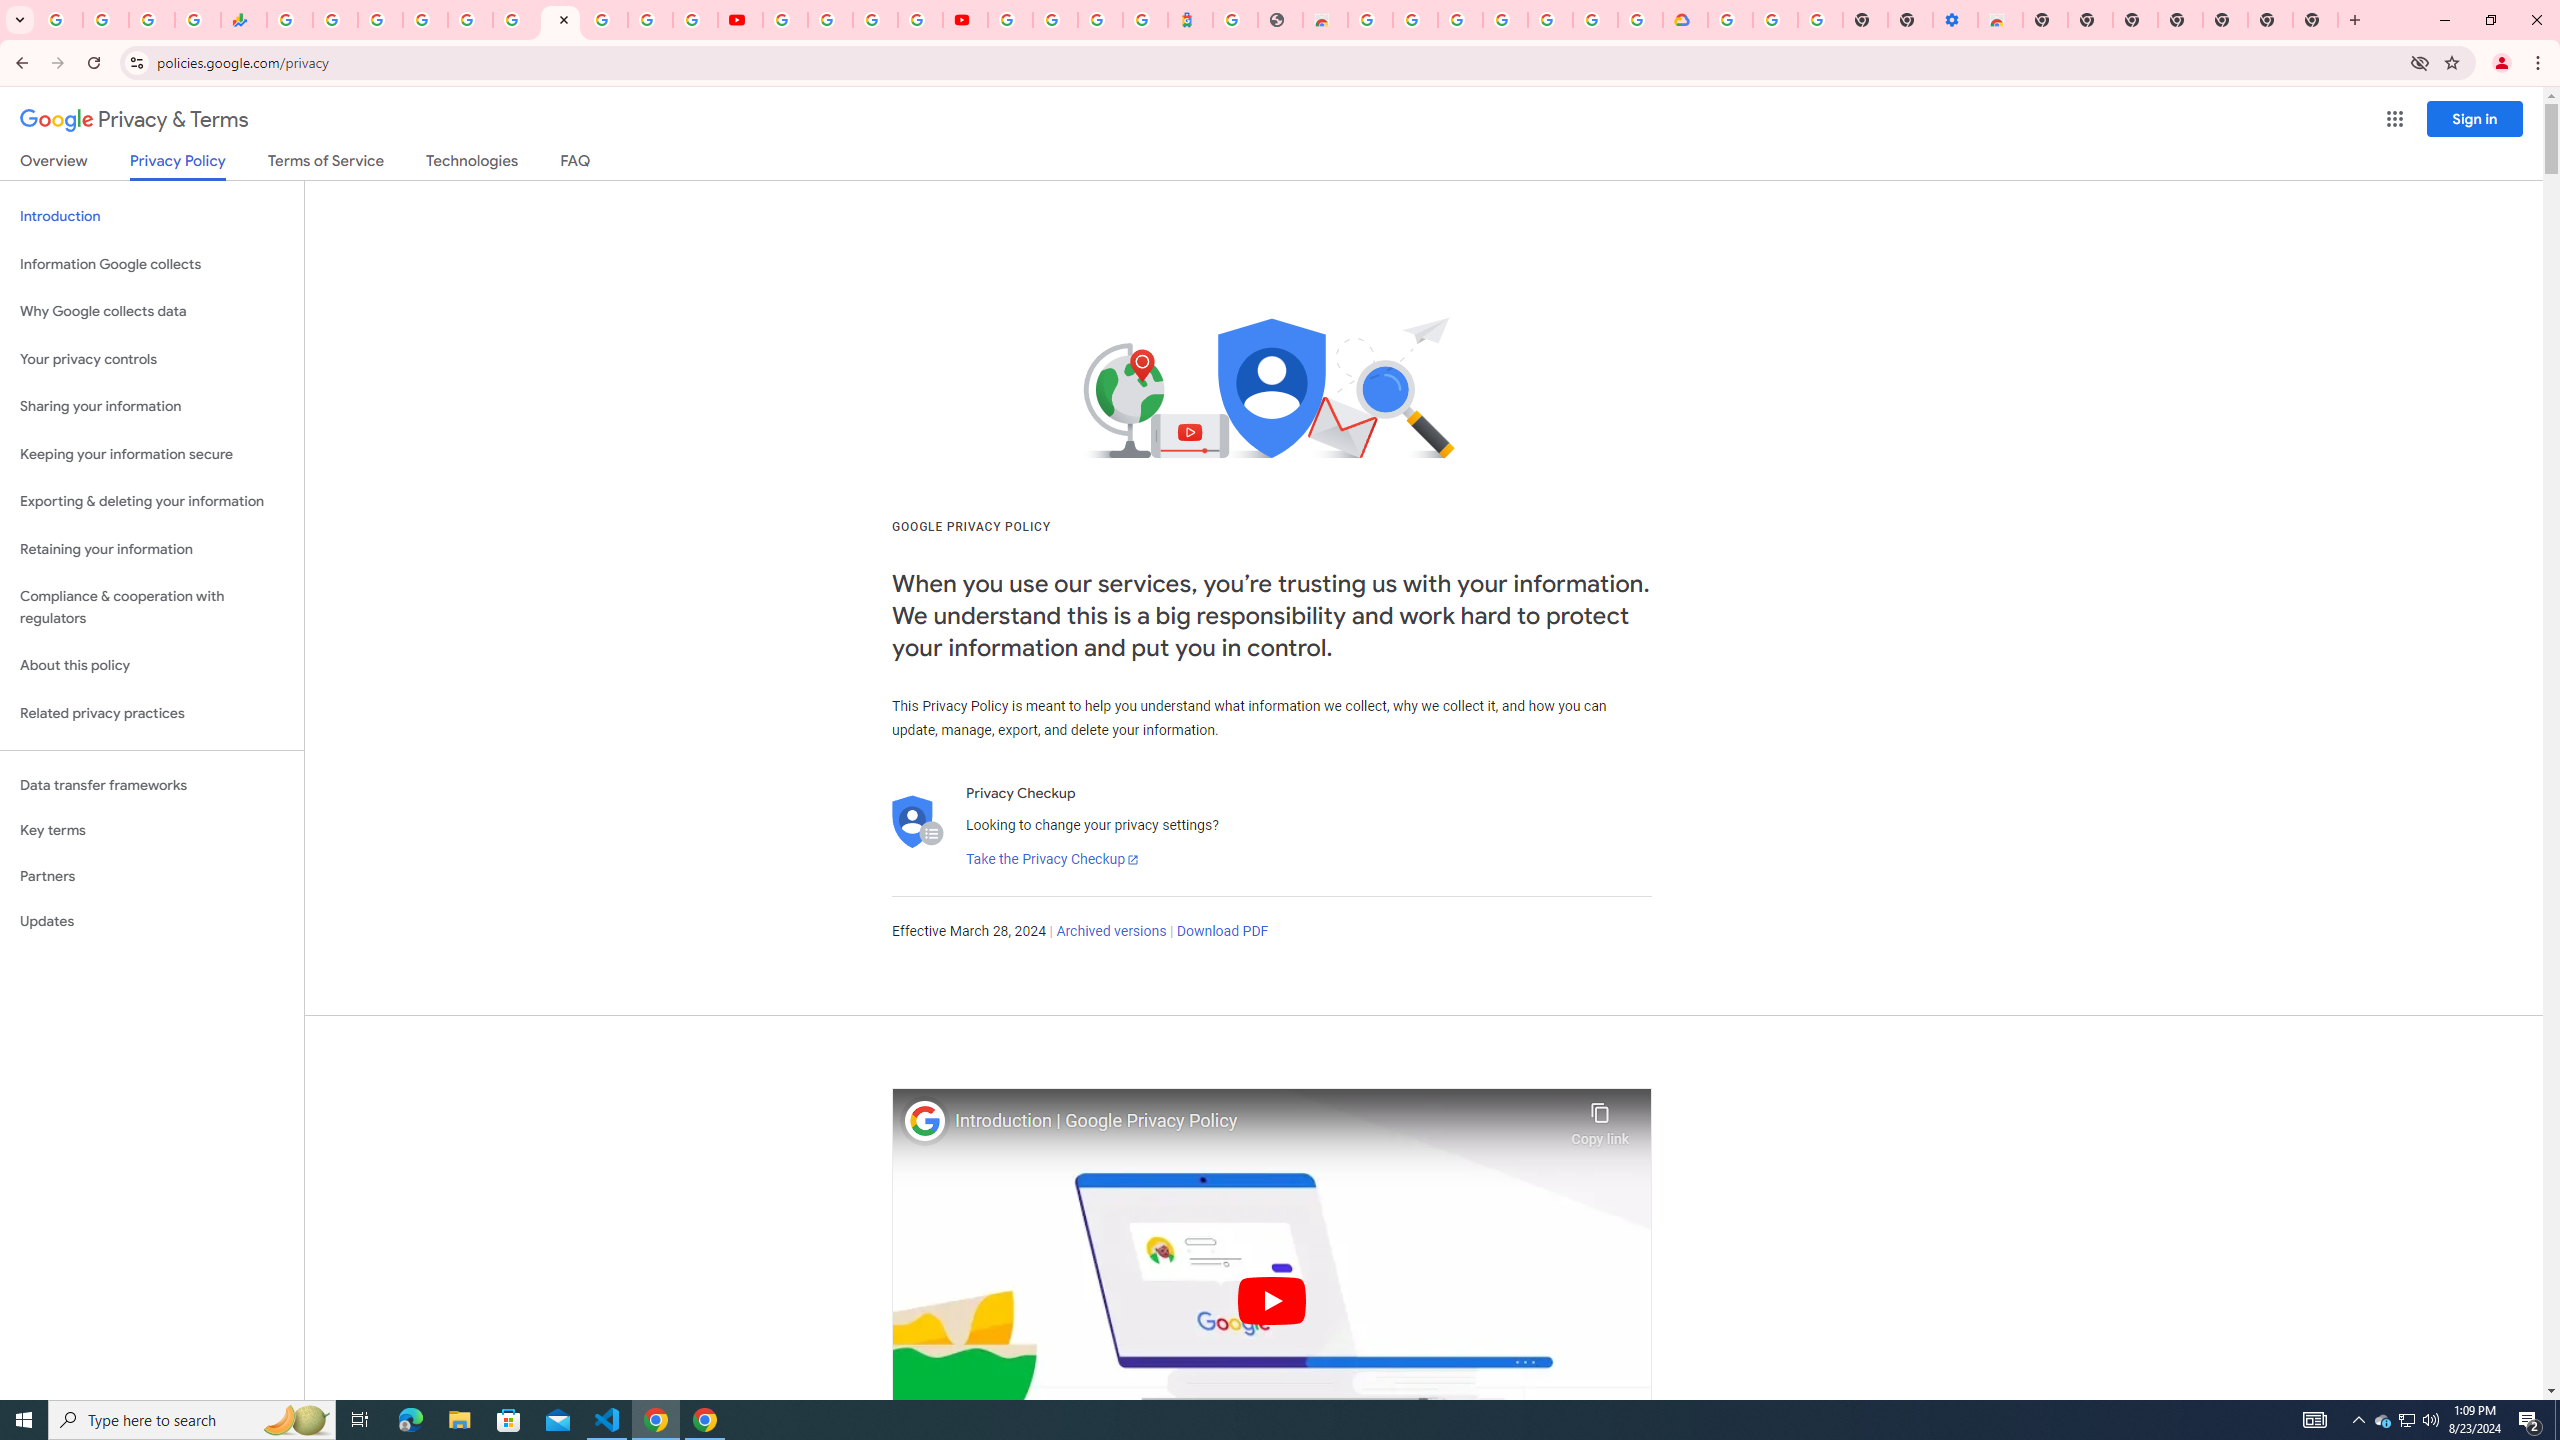 This screenshot has width=2560, height=1440. I want to click on 'Retaining your information', so click(151, 549).